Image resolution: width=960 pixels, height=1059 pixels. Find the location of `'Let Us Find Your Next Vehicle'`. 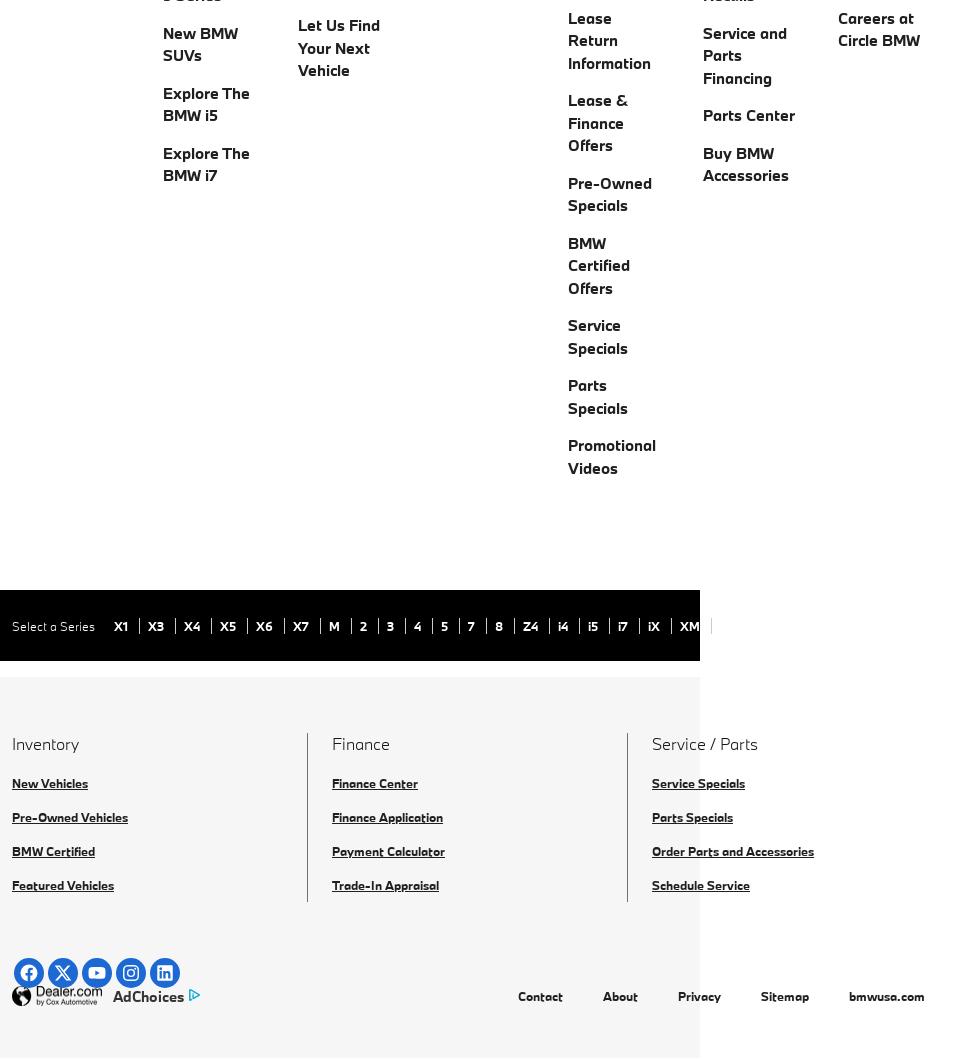

'Let Us Find Your Next Vehicle' is located at coordinates (338, 47).